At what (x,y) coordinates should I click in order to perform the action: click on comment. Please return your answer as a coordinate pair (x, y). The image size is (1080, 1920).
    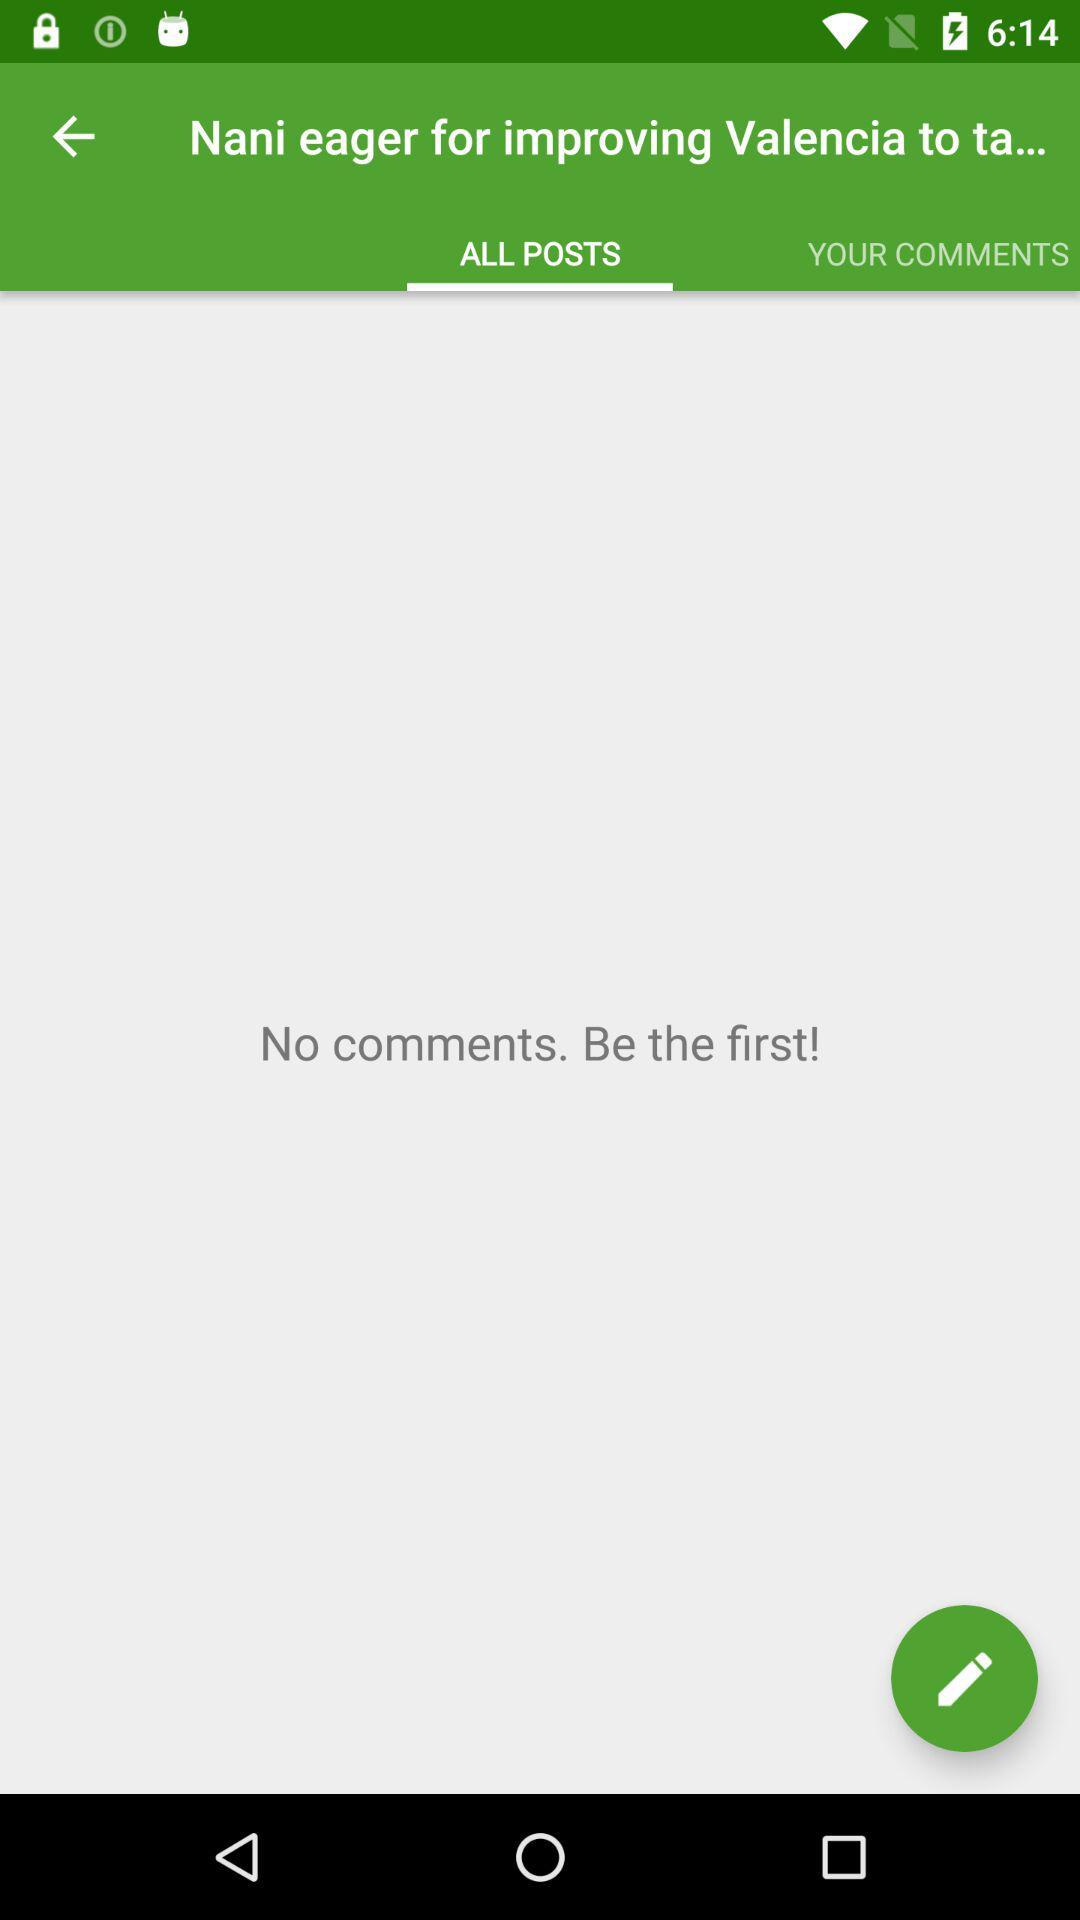
    Looking at the image, I should click on (963, 1678).